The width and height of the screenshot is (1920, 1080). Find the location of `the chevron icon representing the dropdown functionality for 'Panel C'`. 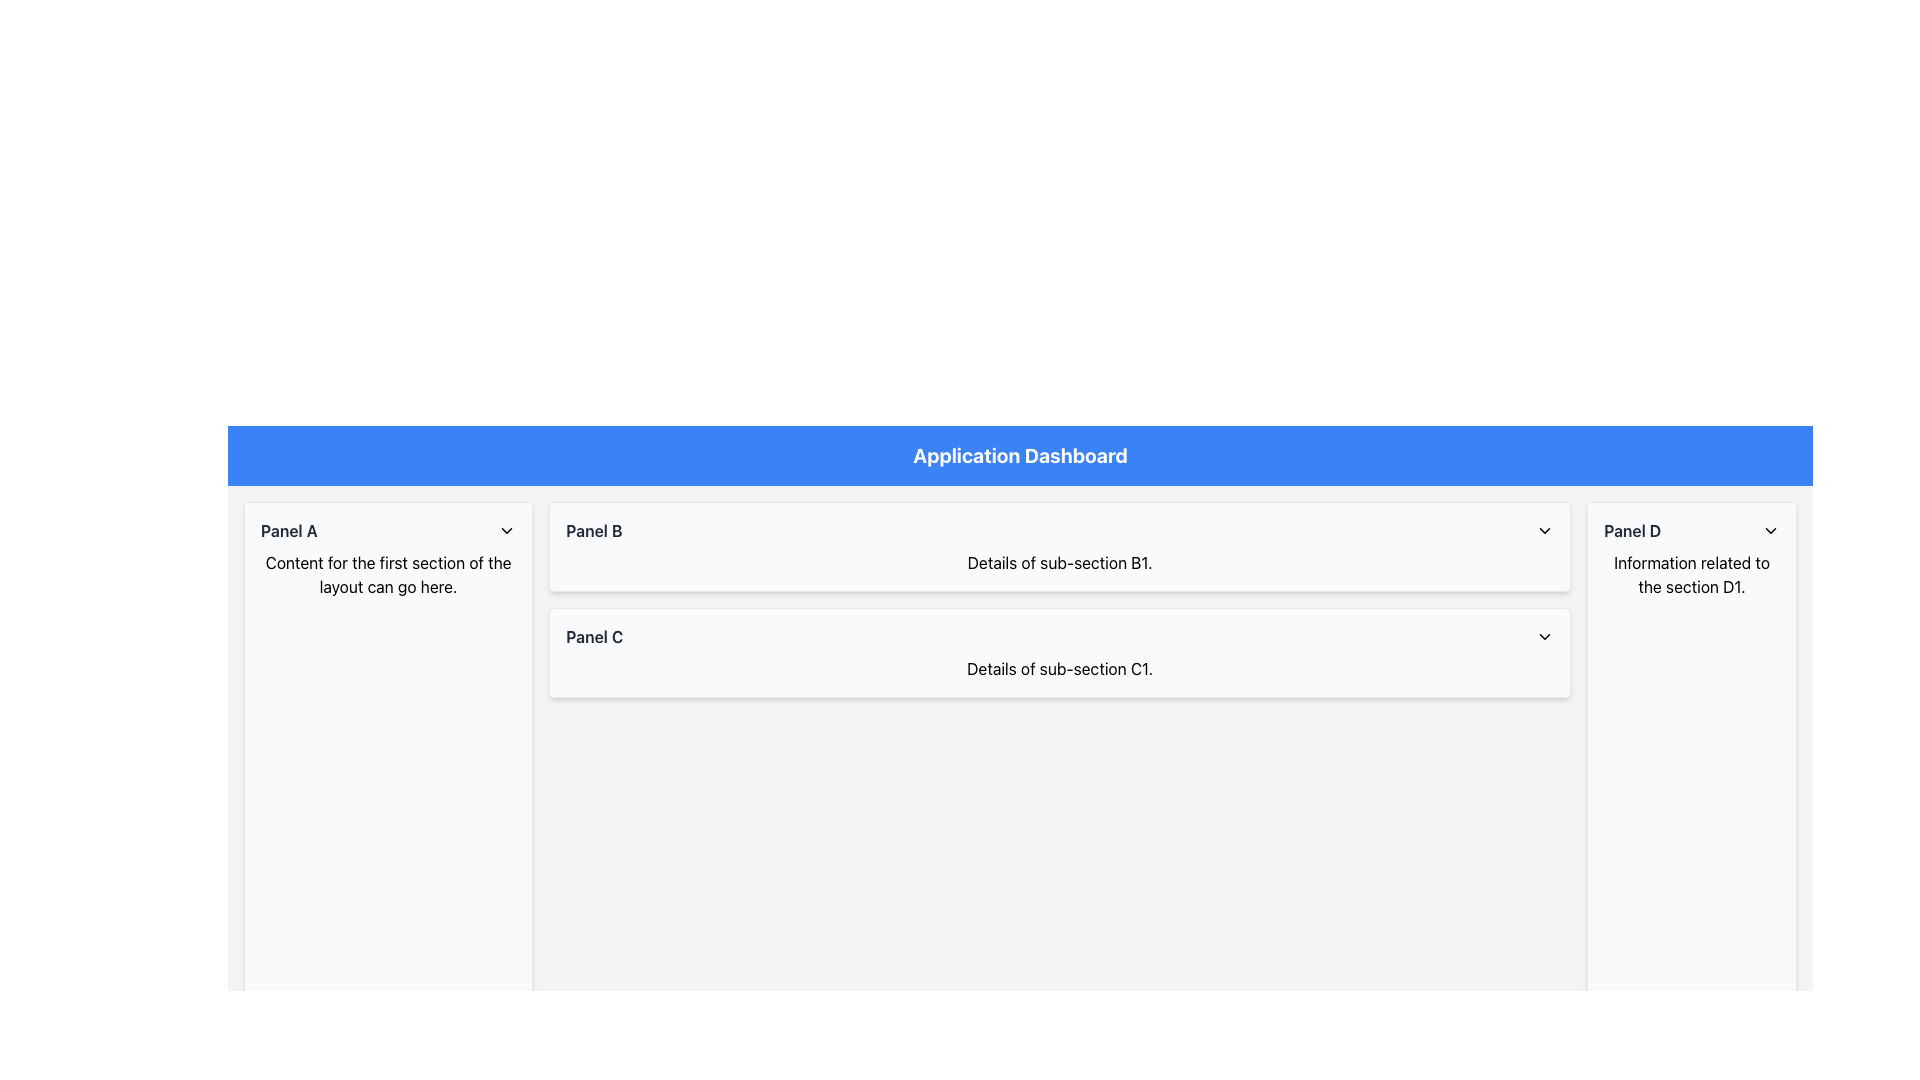

the chevron icon representing the dropdown functionality for 'Panel C' is located at coordinates (1544, 636).